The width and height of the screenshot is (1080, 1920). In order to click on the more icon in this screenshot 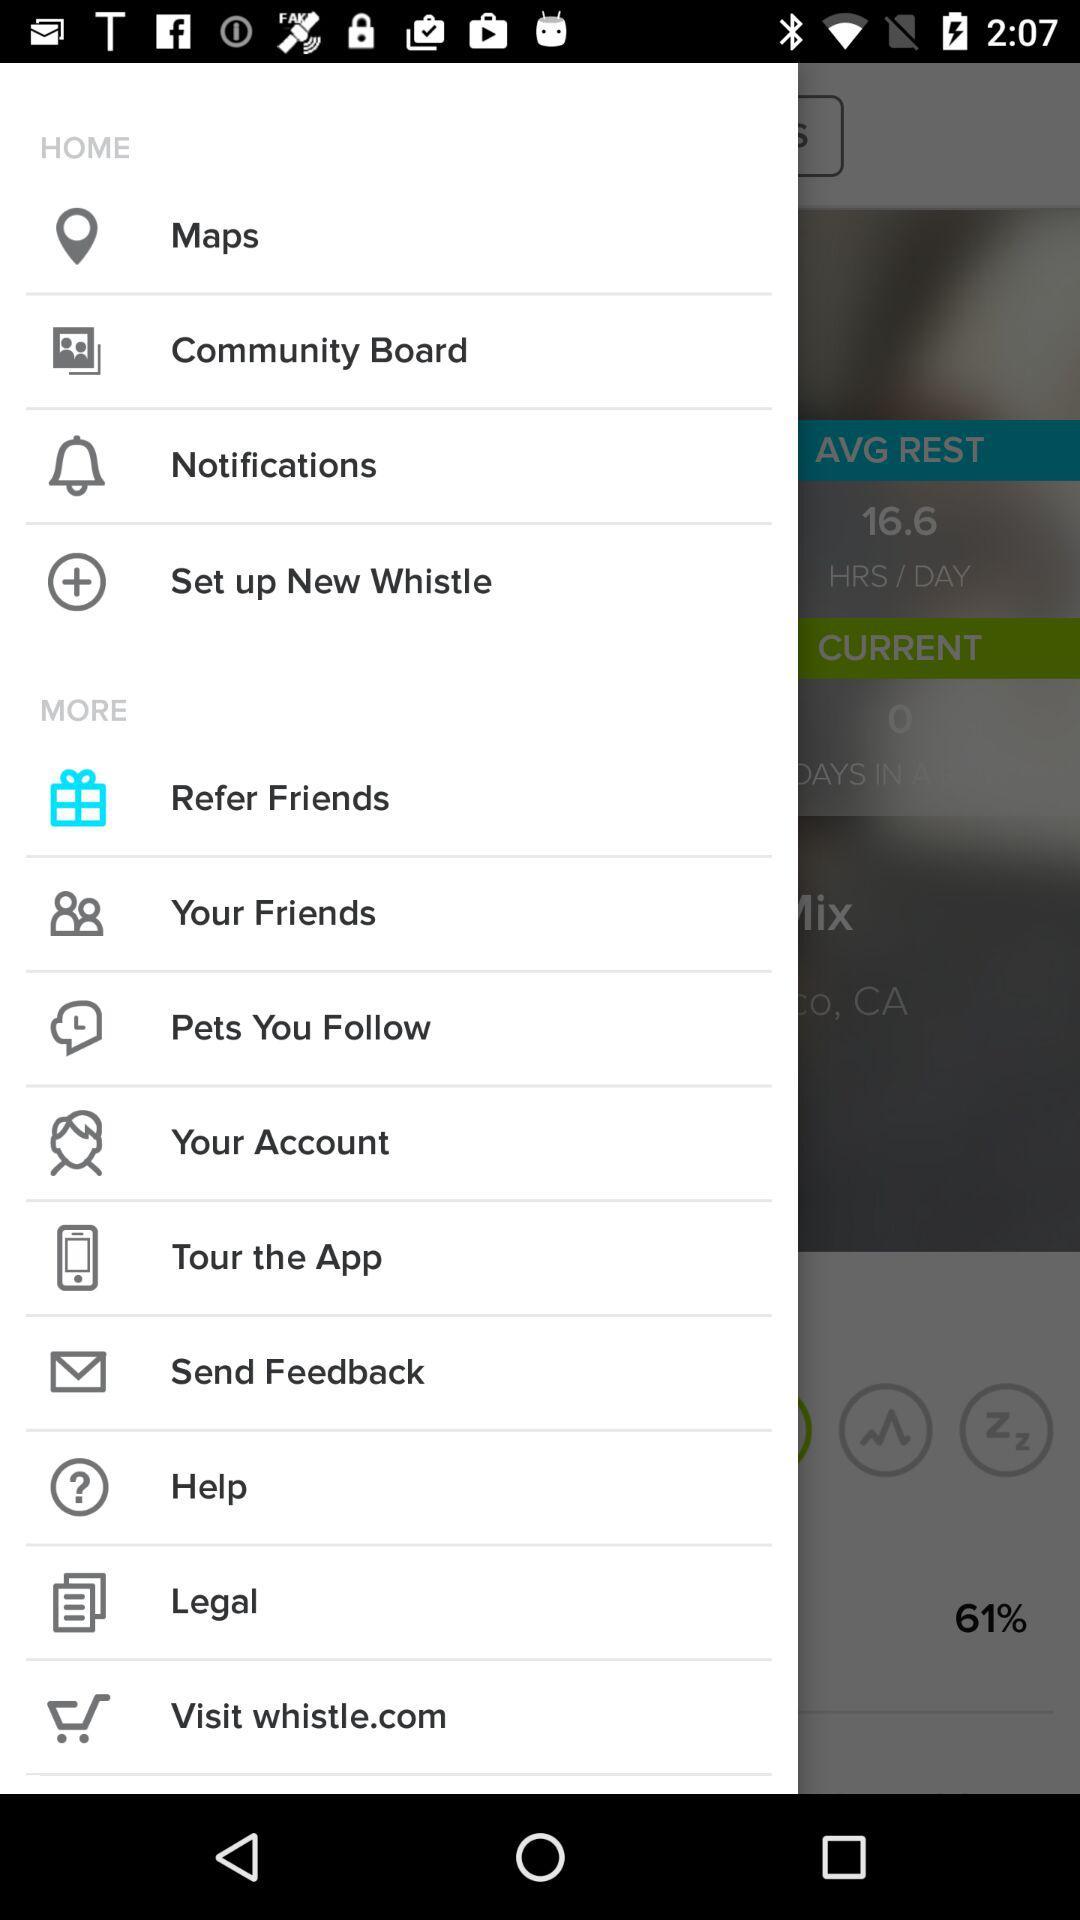, I will do `click(78, 135)`.